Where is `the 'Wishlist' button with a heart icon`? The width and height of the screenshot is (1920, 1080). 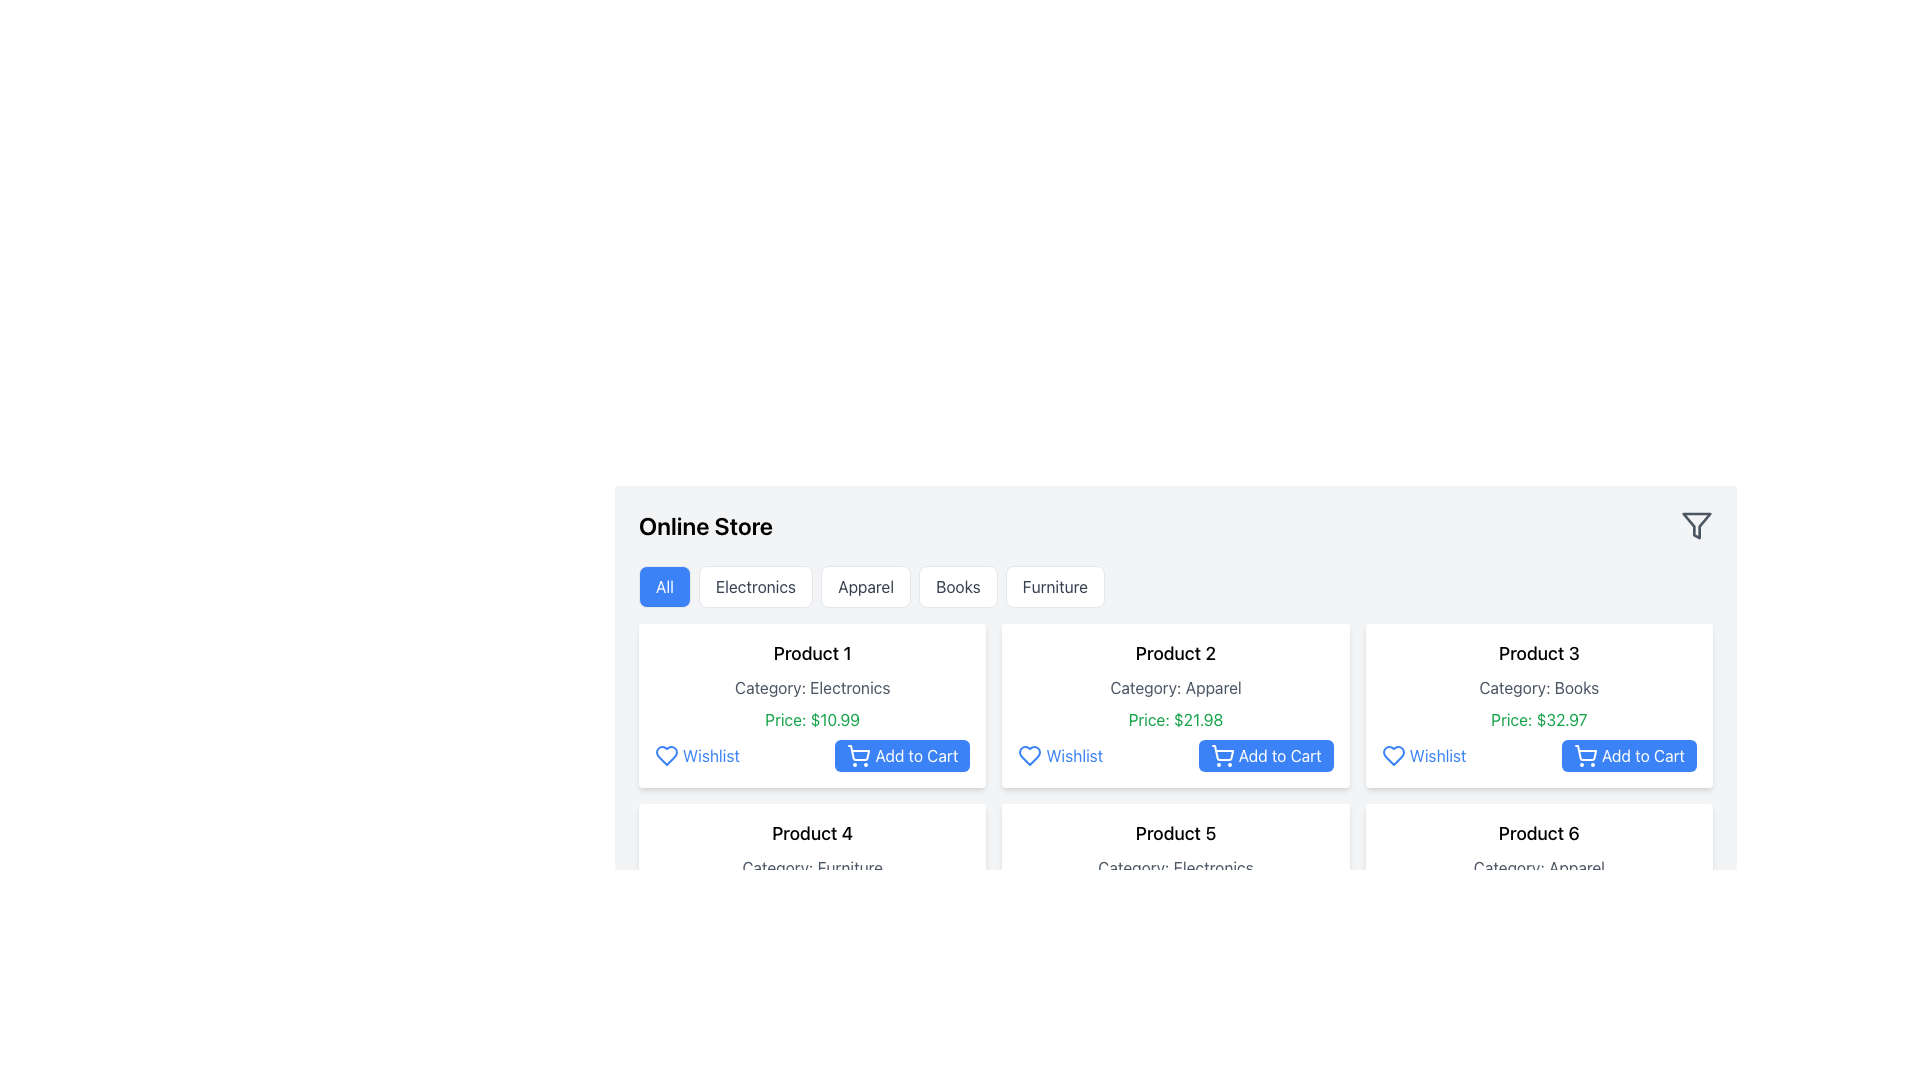 the 'Wishlist' button with a heart icon is located at coordinates (1423, 756).